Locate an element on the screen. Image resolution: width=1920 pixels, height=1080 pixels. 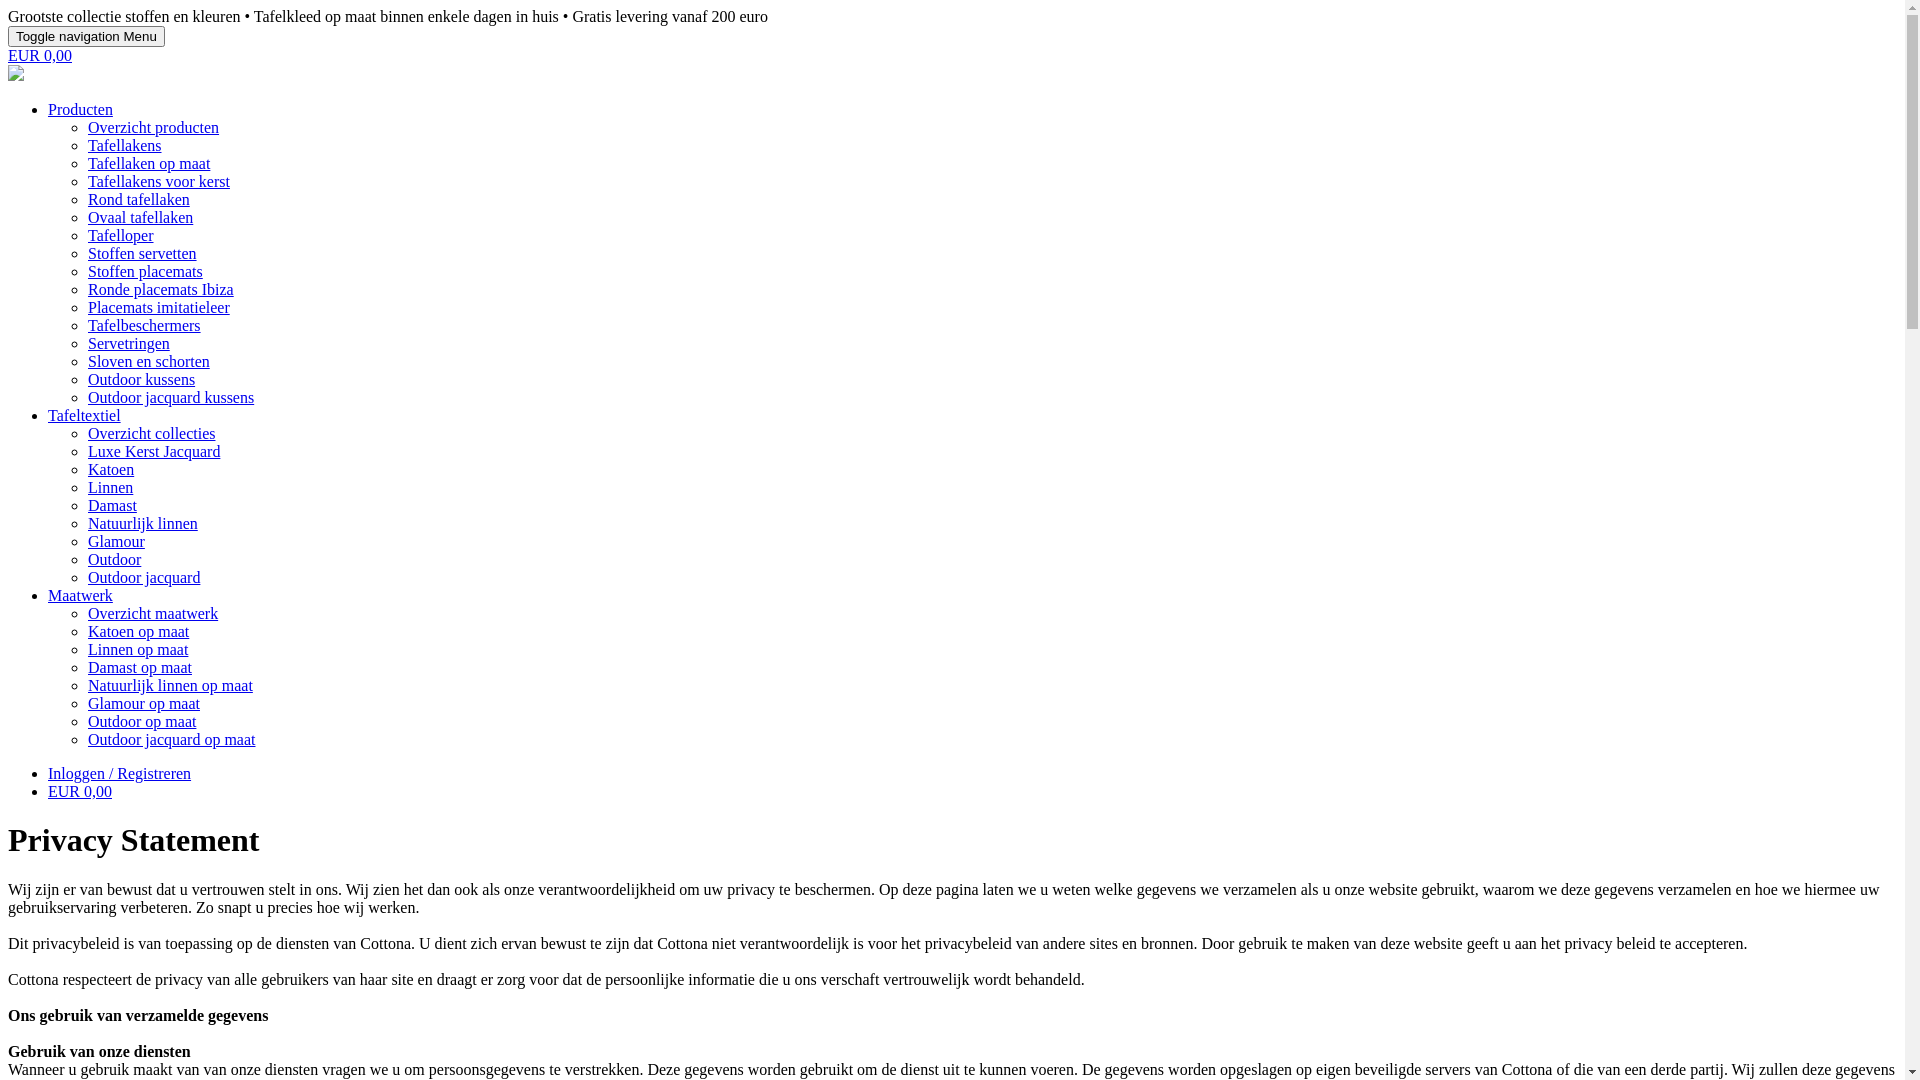
'Overzicht producten' is located at coordinates (152, 127).